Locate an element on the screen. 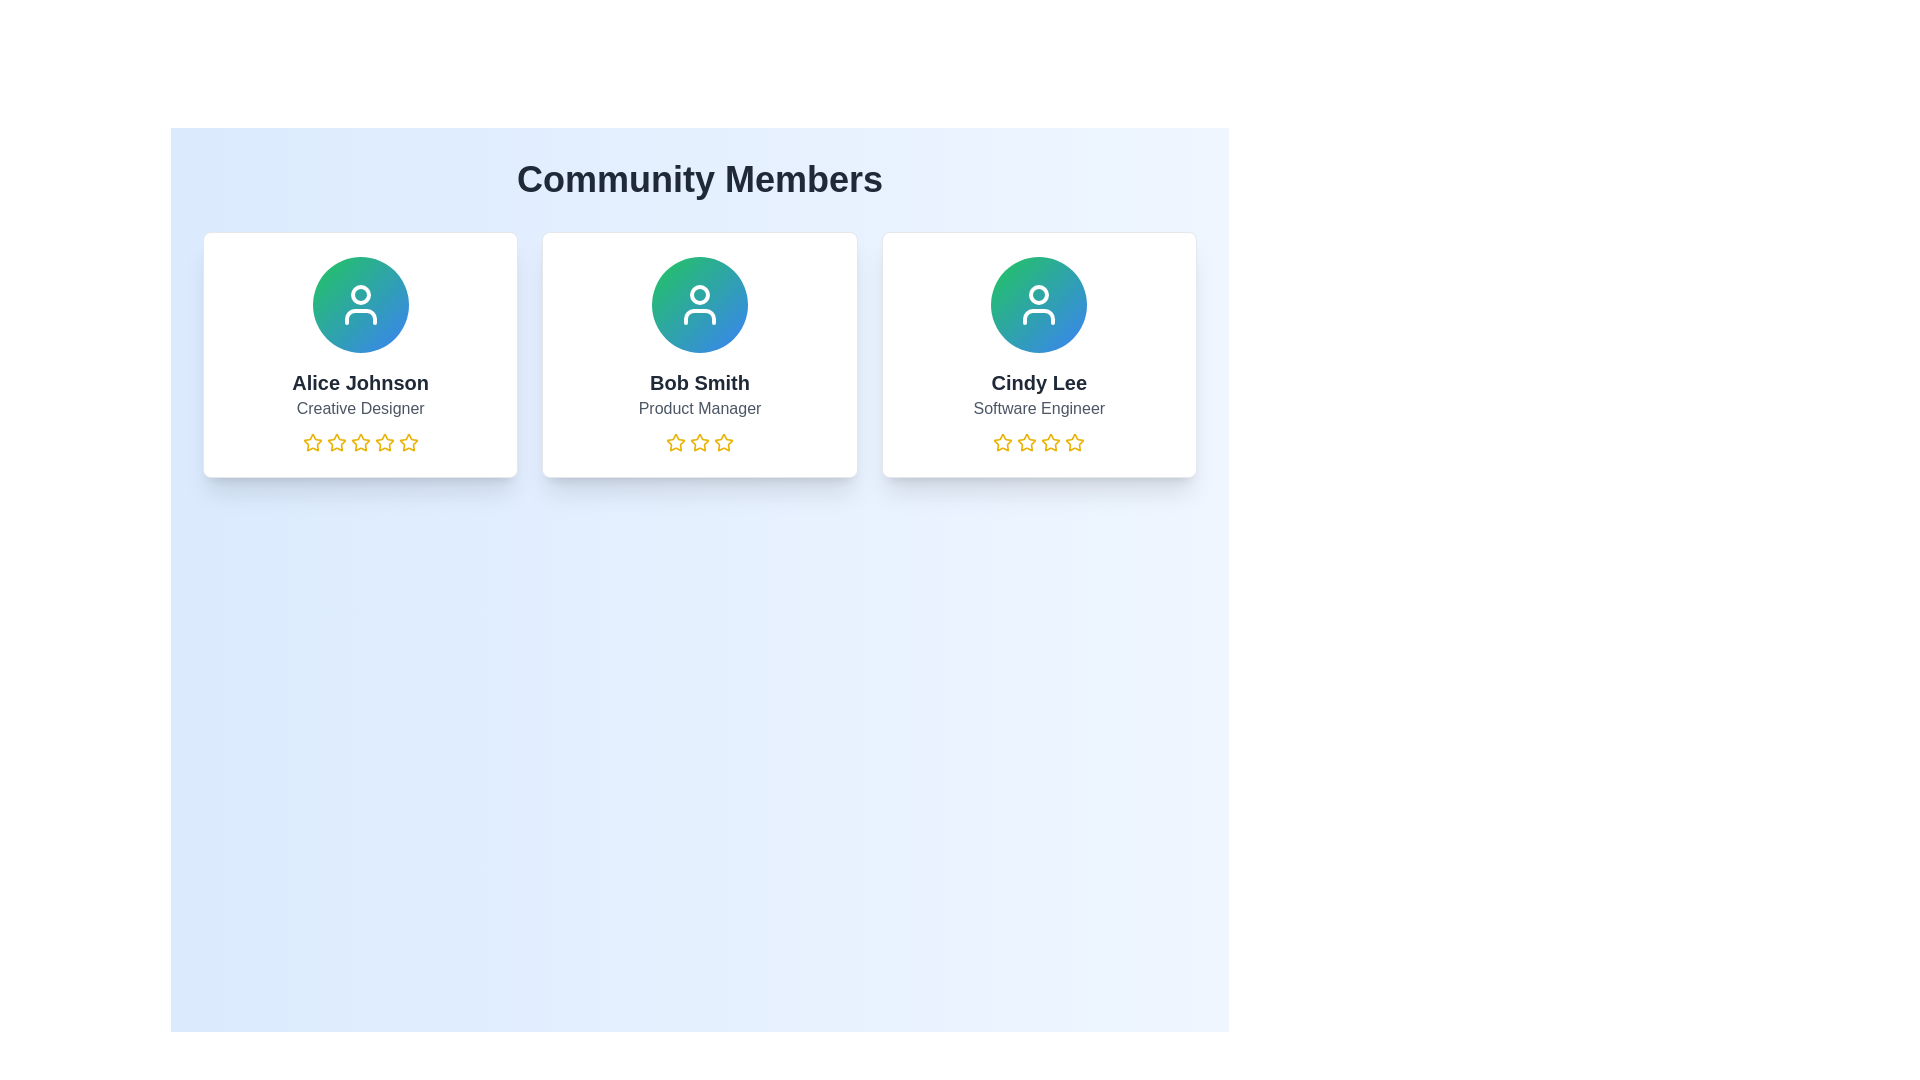 The height and width of the screenshot is (1080, 1920). the fourth star icon used for rating the profile of 'Cindy Lee, Software Engineer' located under her card in the 'Community Members' section is located at coordinates (1050, 442).